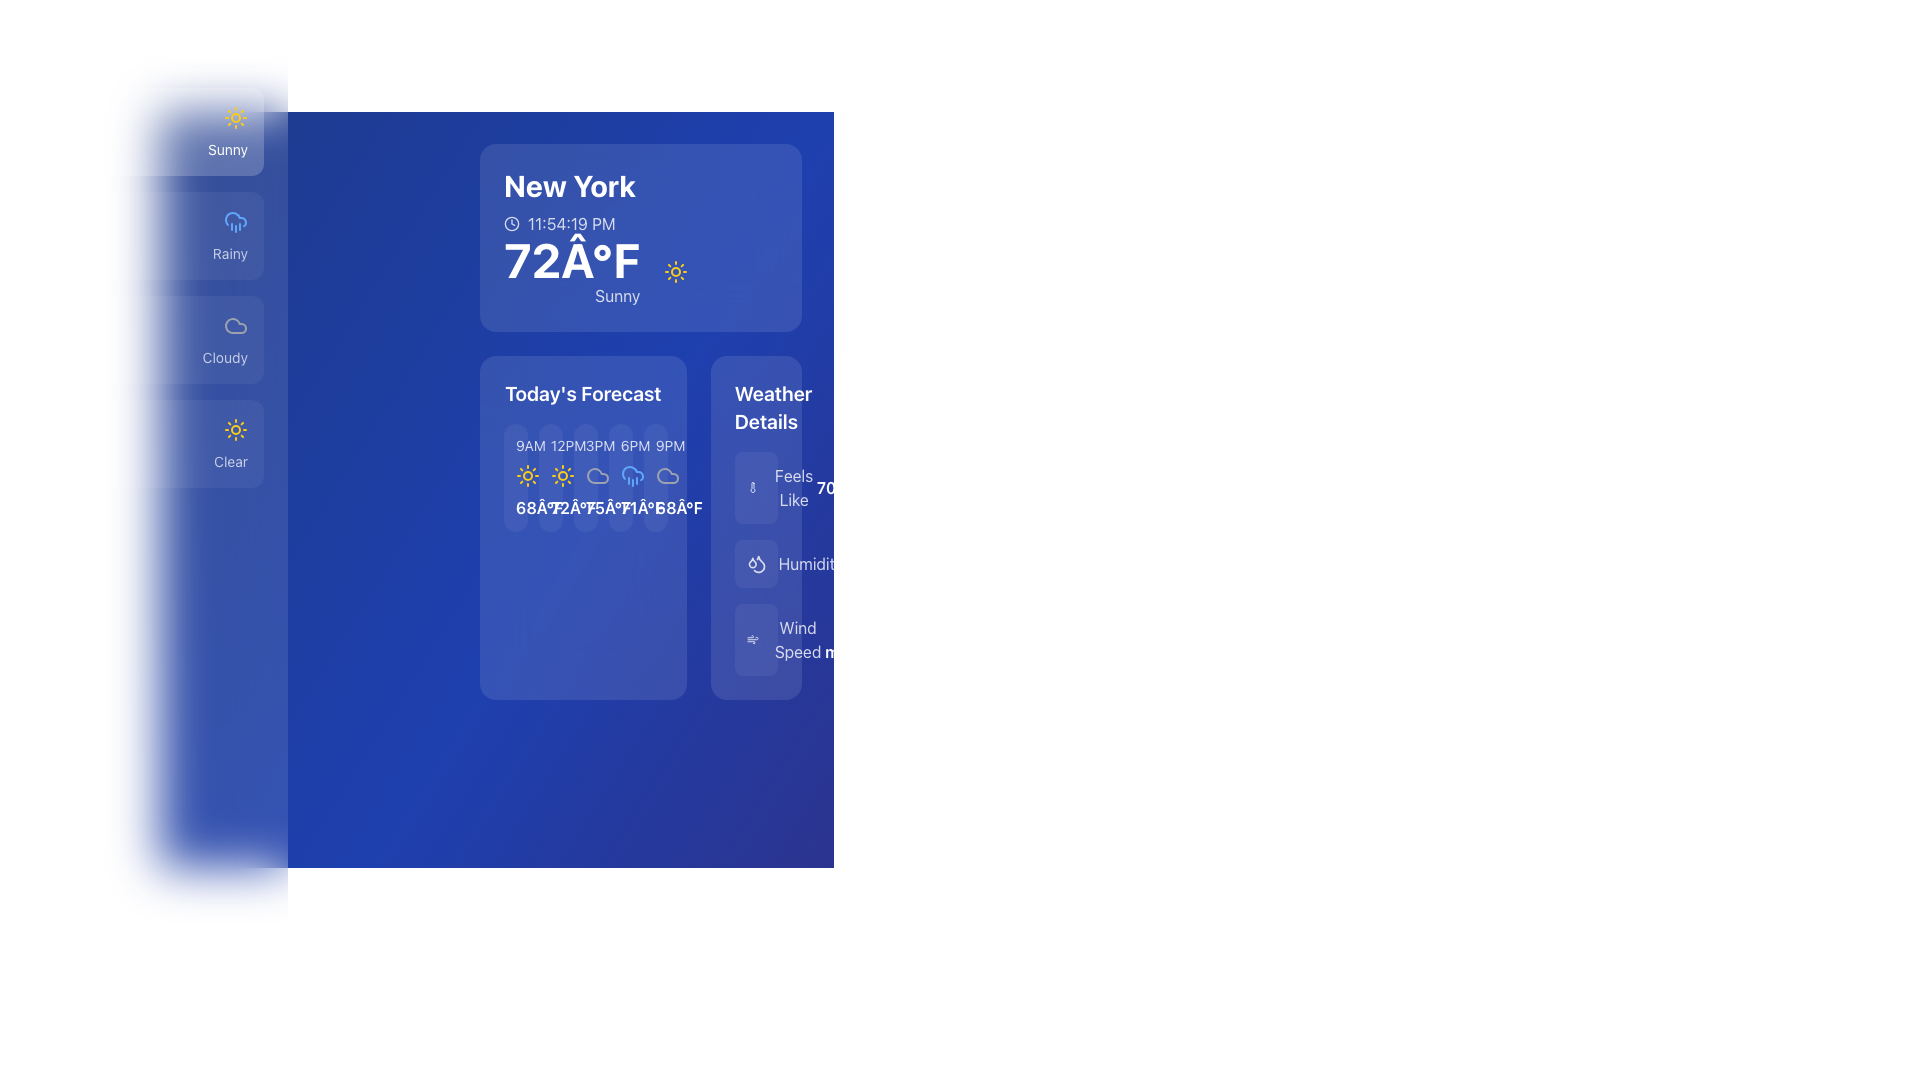  What do you see at coordinates (811, 563) in the screenshot?
I see `the 'Humidity' label that displays the word in white font with reduced opacity, located in the 'Weather Details' section, next to the water drop icon` at bounding box center [811, 563].